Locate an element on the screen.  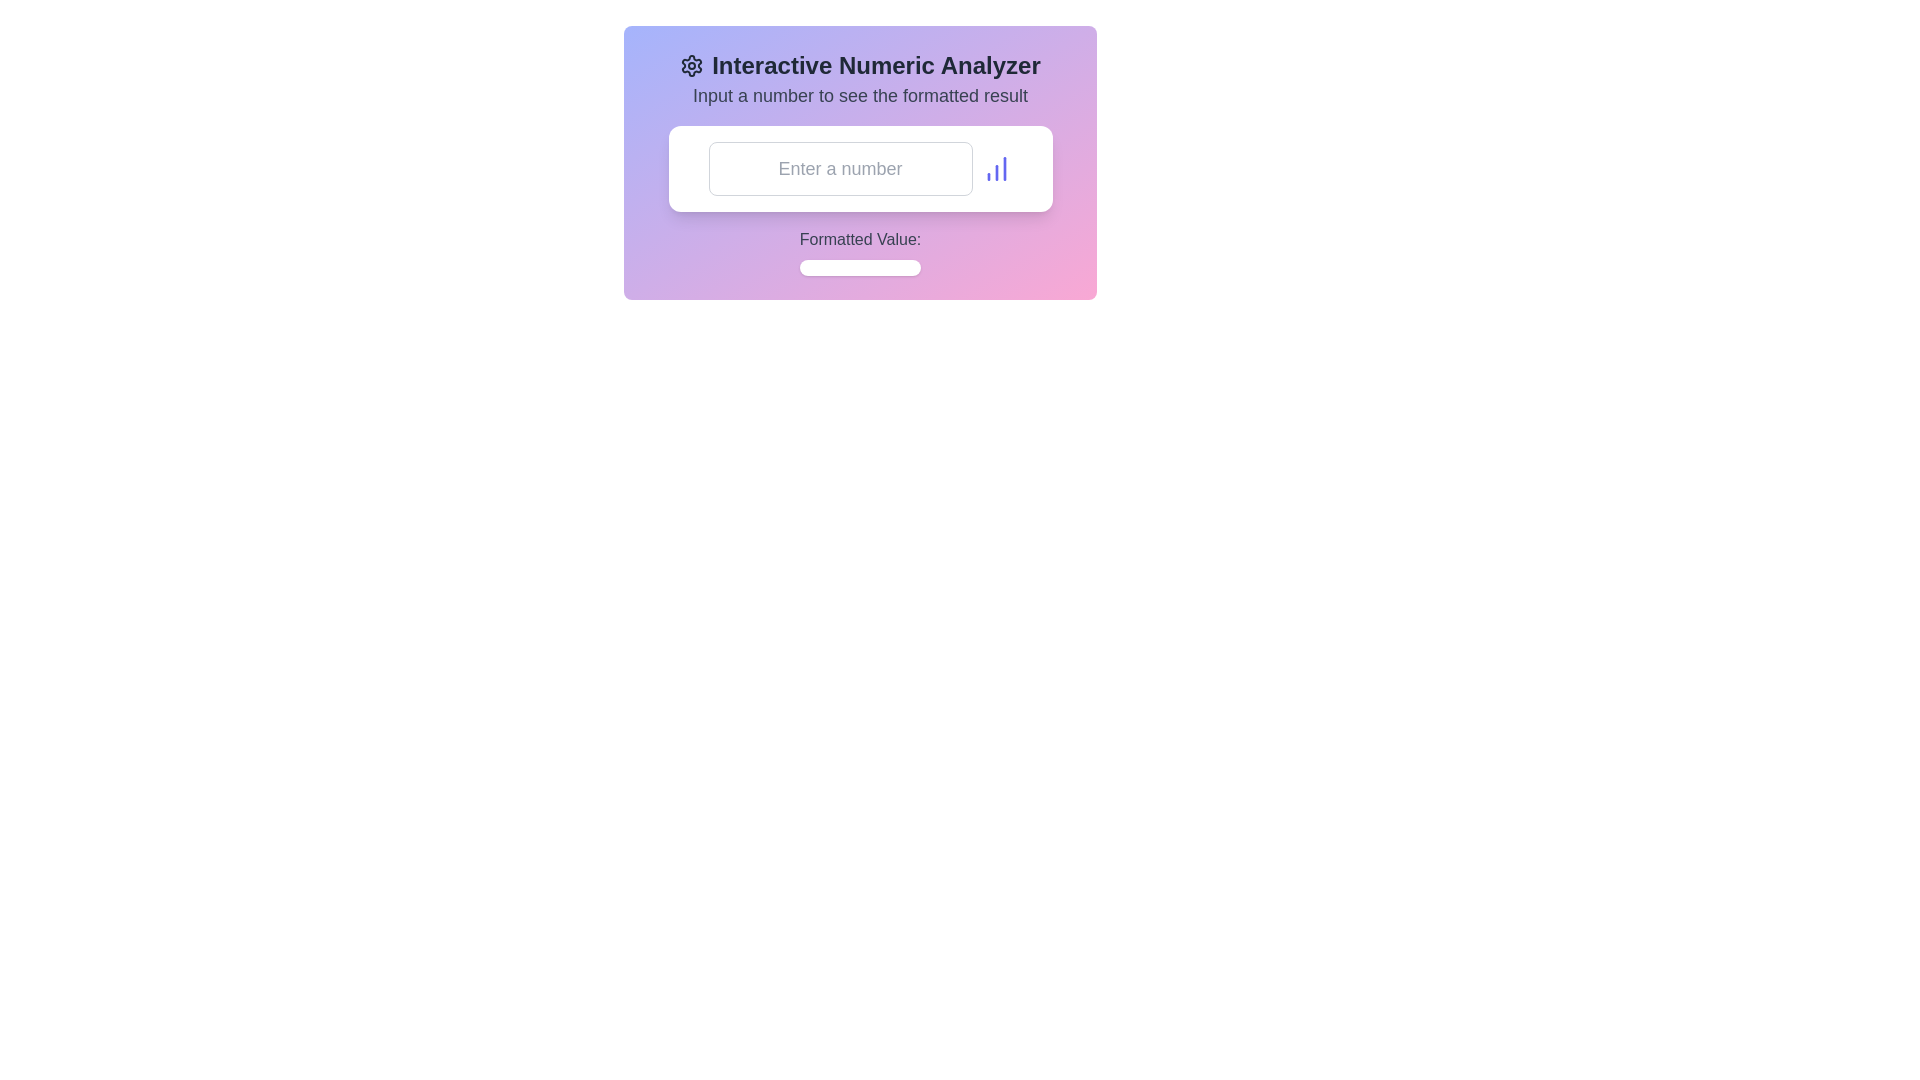
the gear-shaped icon element that represents settings or configuration actions, located near the top of the interface, to the left of the title text 'Interactive Numeric Analyzer' is located at coordinates (692, 64).